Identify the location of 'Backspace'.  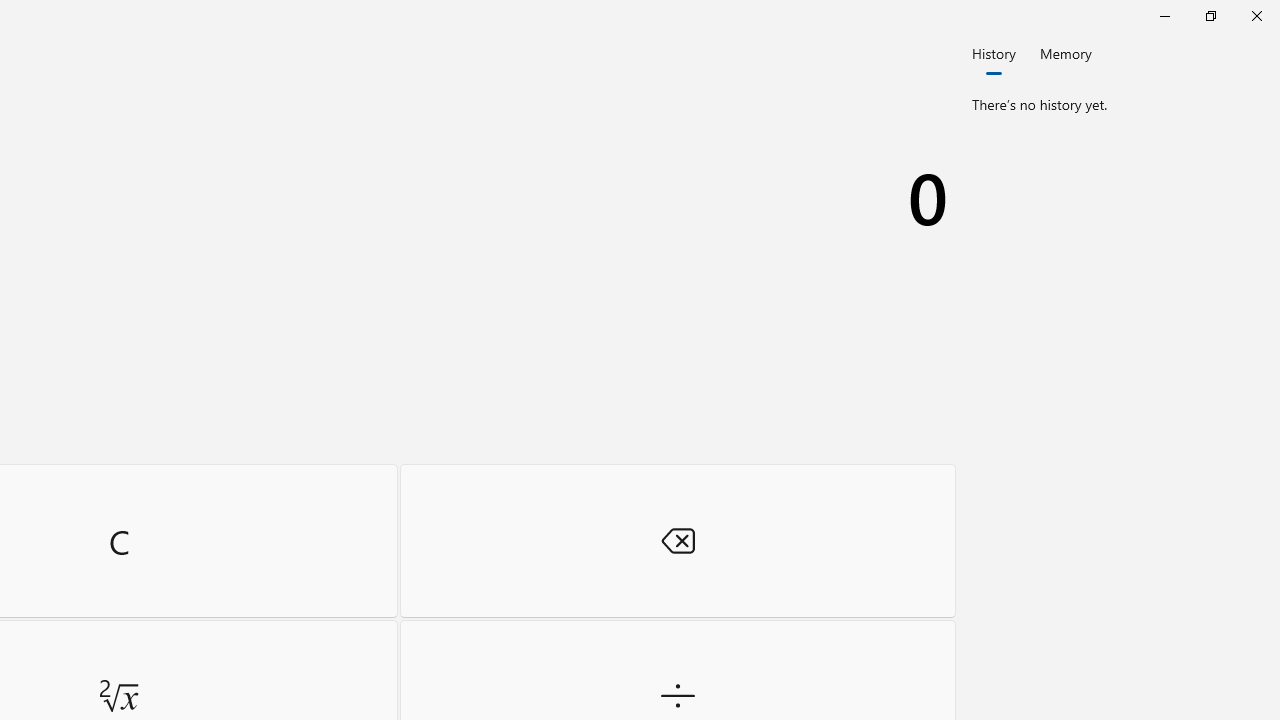
(677, 540).